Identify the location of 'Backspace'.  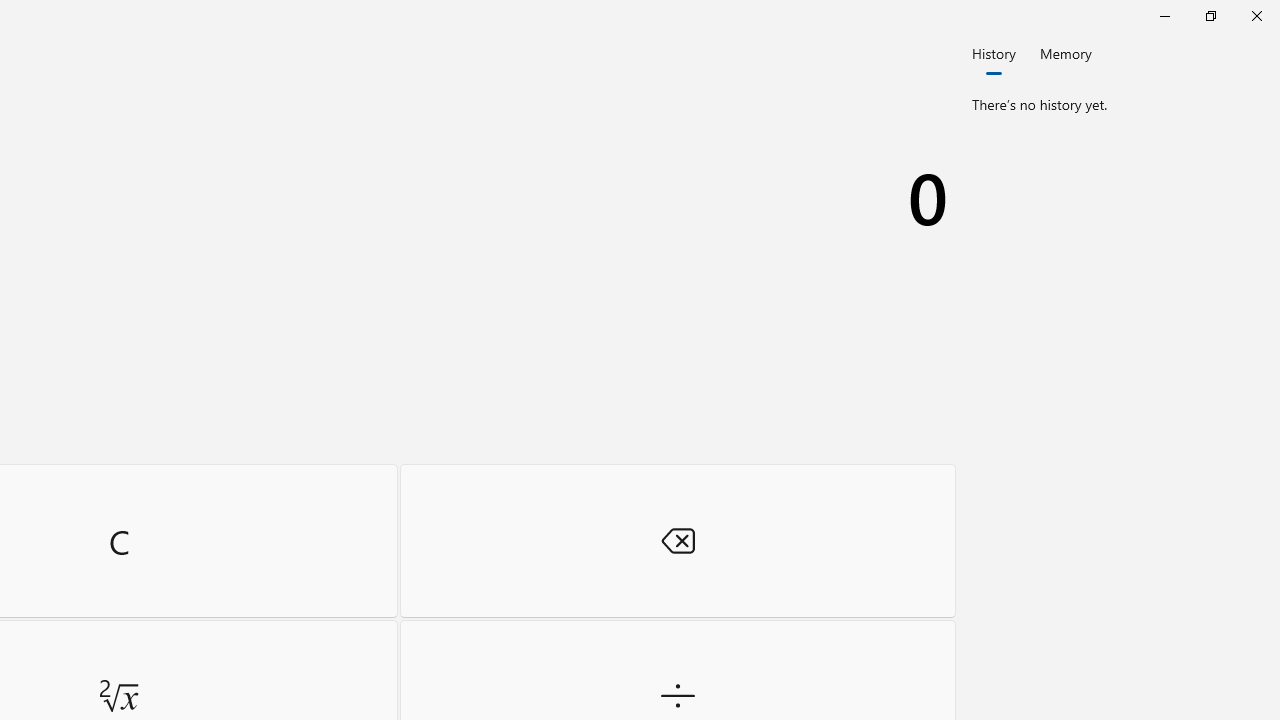
(677, 540).